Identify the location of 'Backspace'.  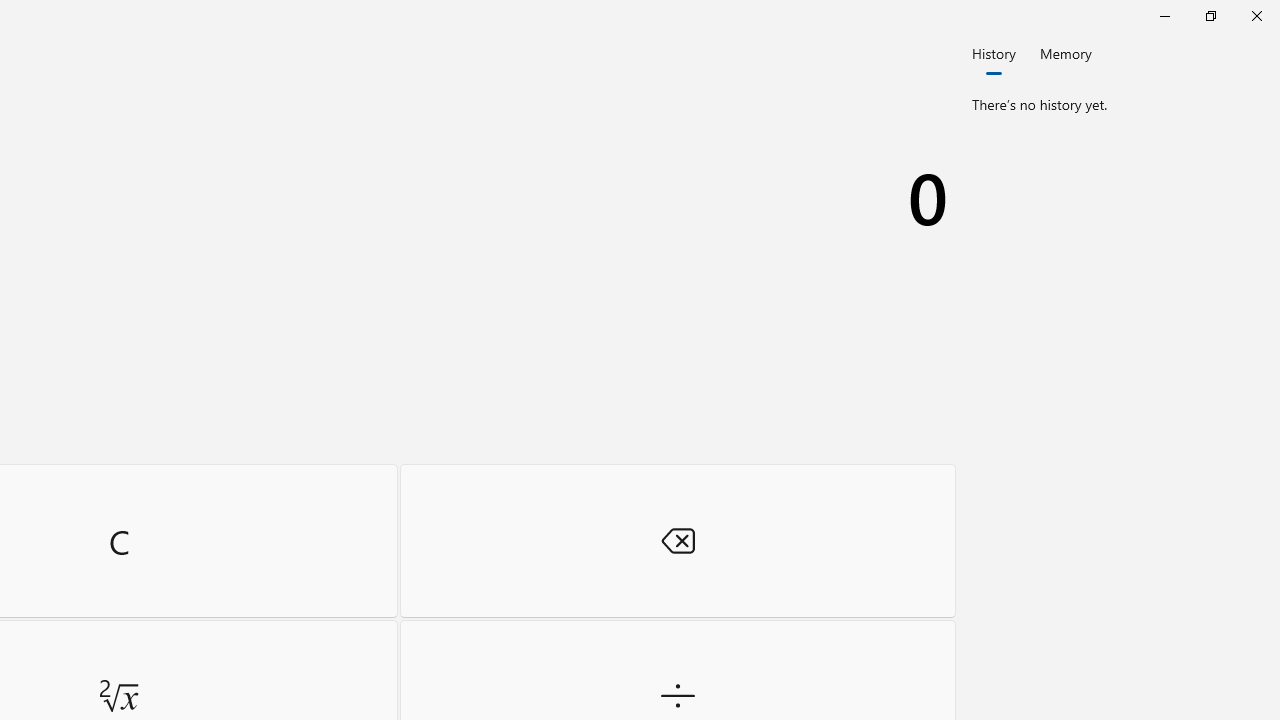
(677, 540).